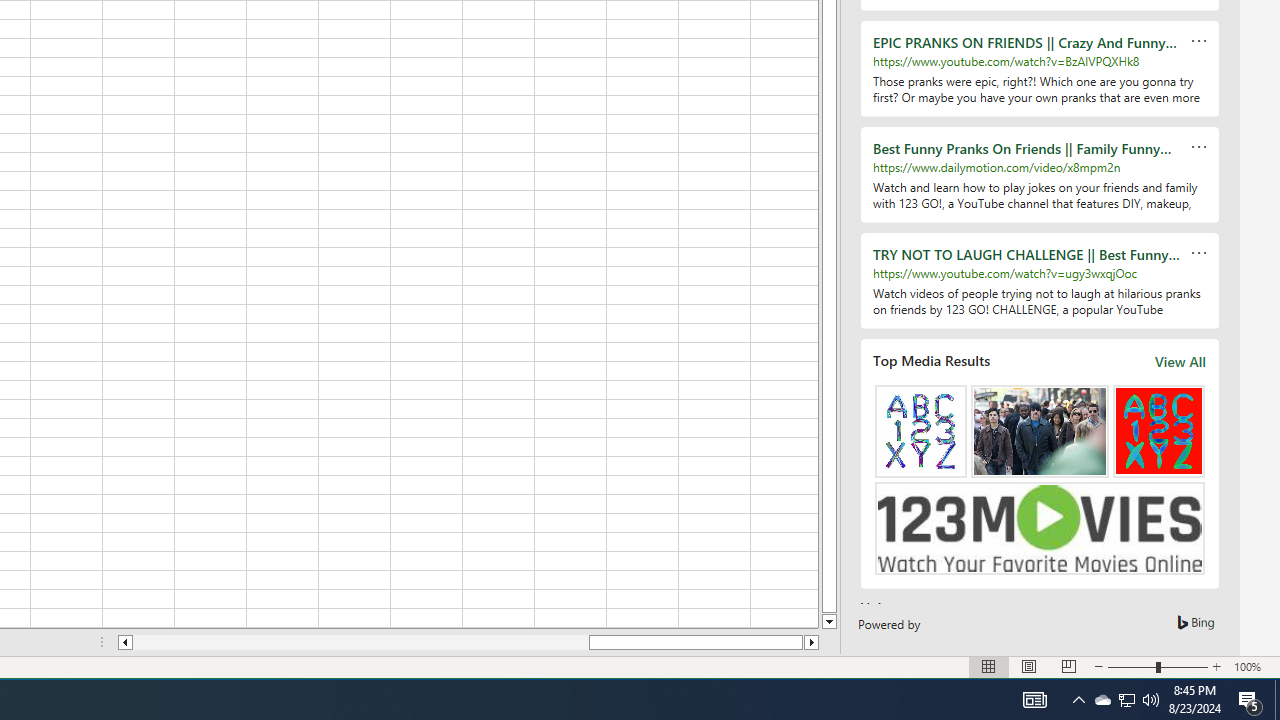  I want to click on 'Show desktop', so click(1276, 698).